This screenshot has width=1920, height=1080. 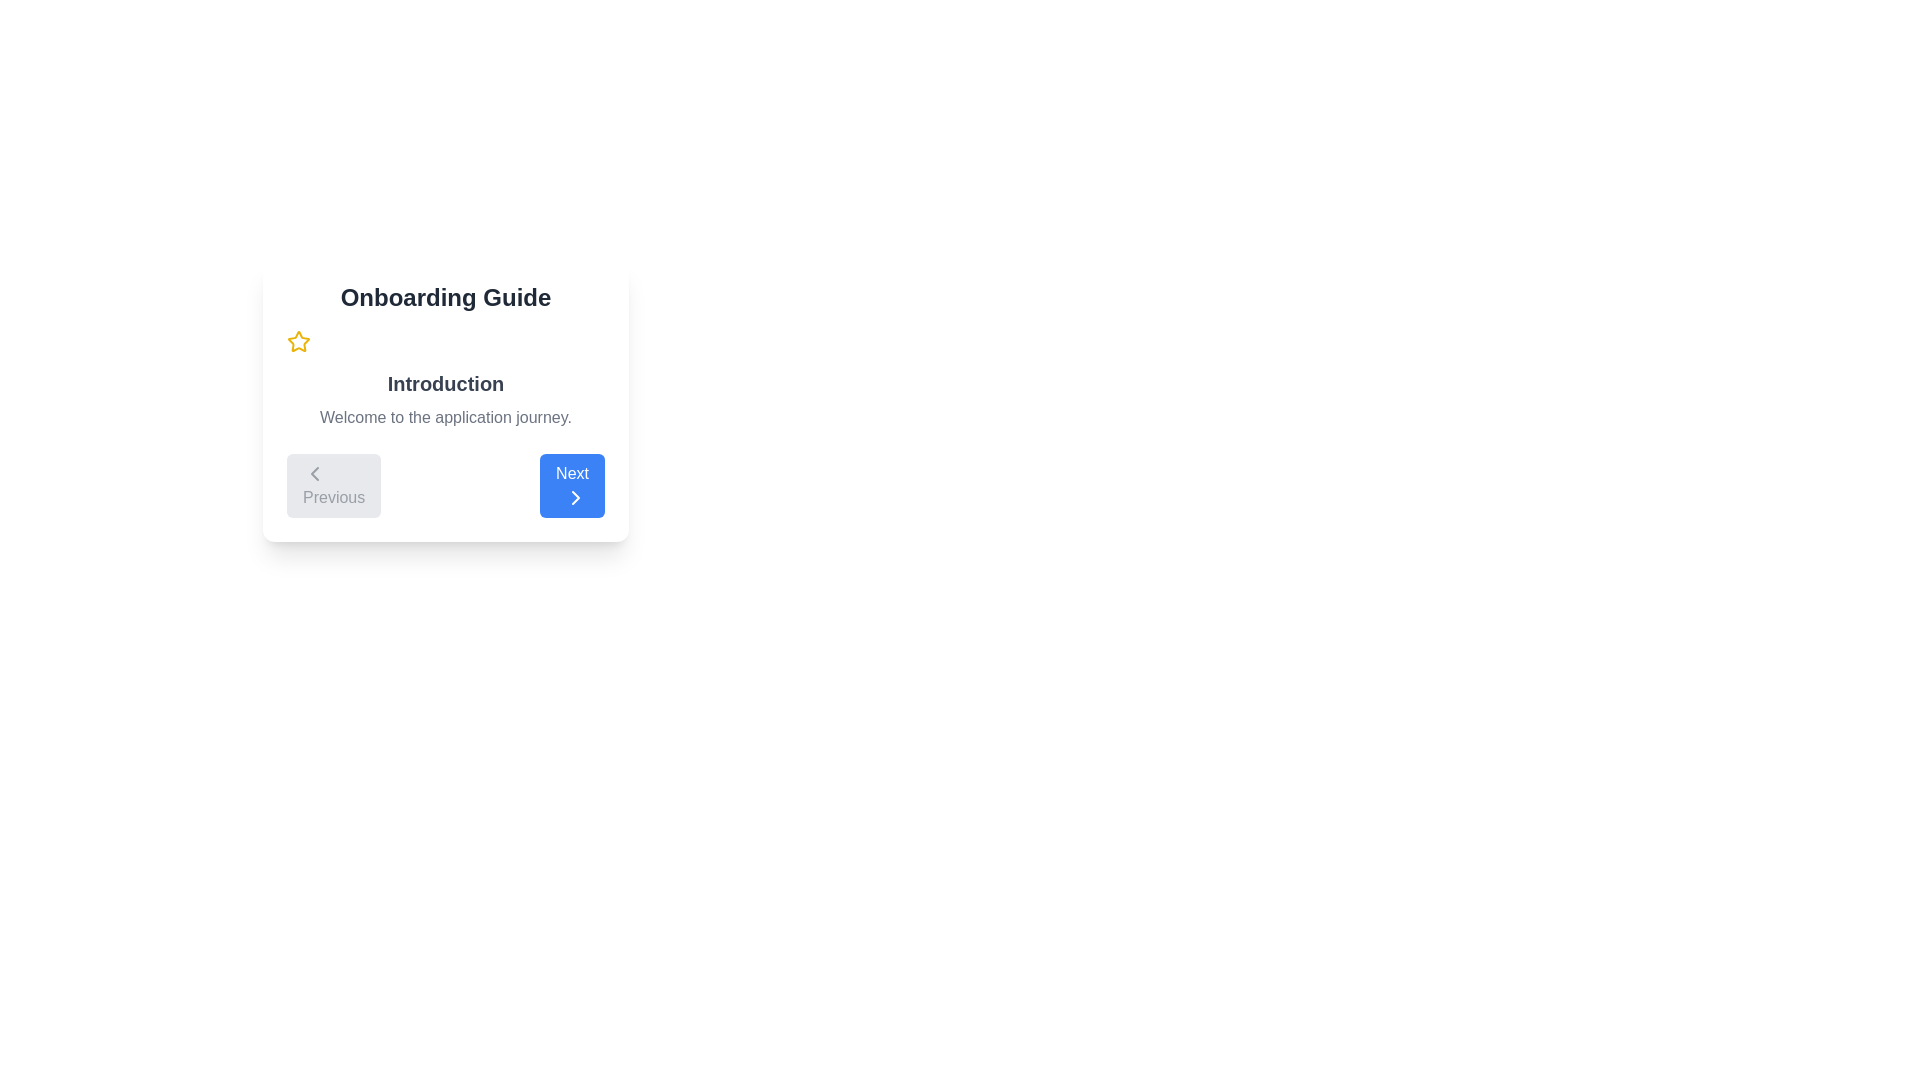 I want to click on the interactive button located to the right of the 'Previous' button in the navigation section at the bottom of the card-like UI element, so click(x=571, y=486).